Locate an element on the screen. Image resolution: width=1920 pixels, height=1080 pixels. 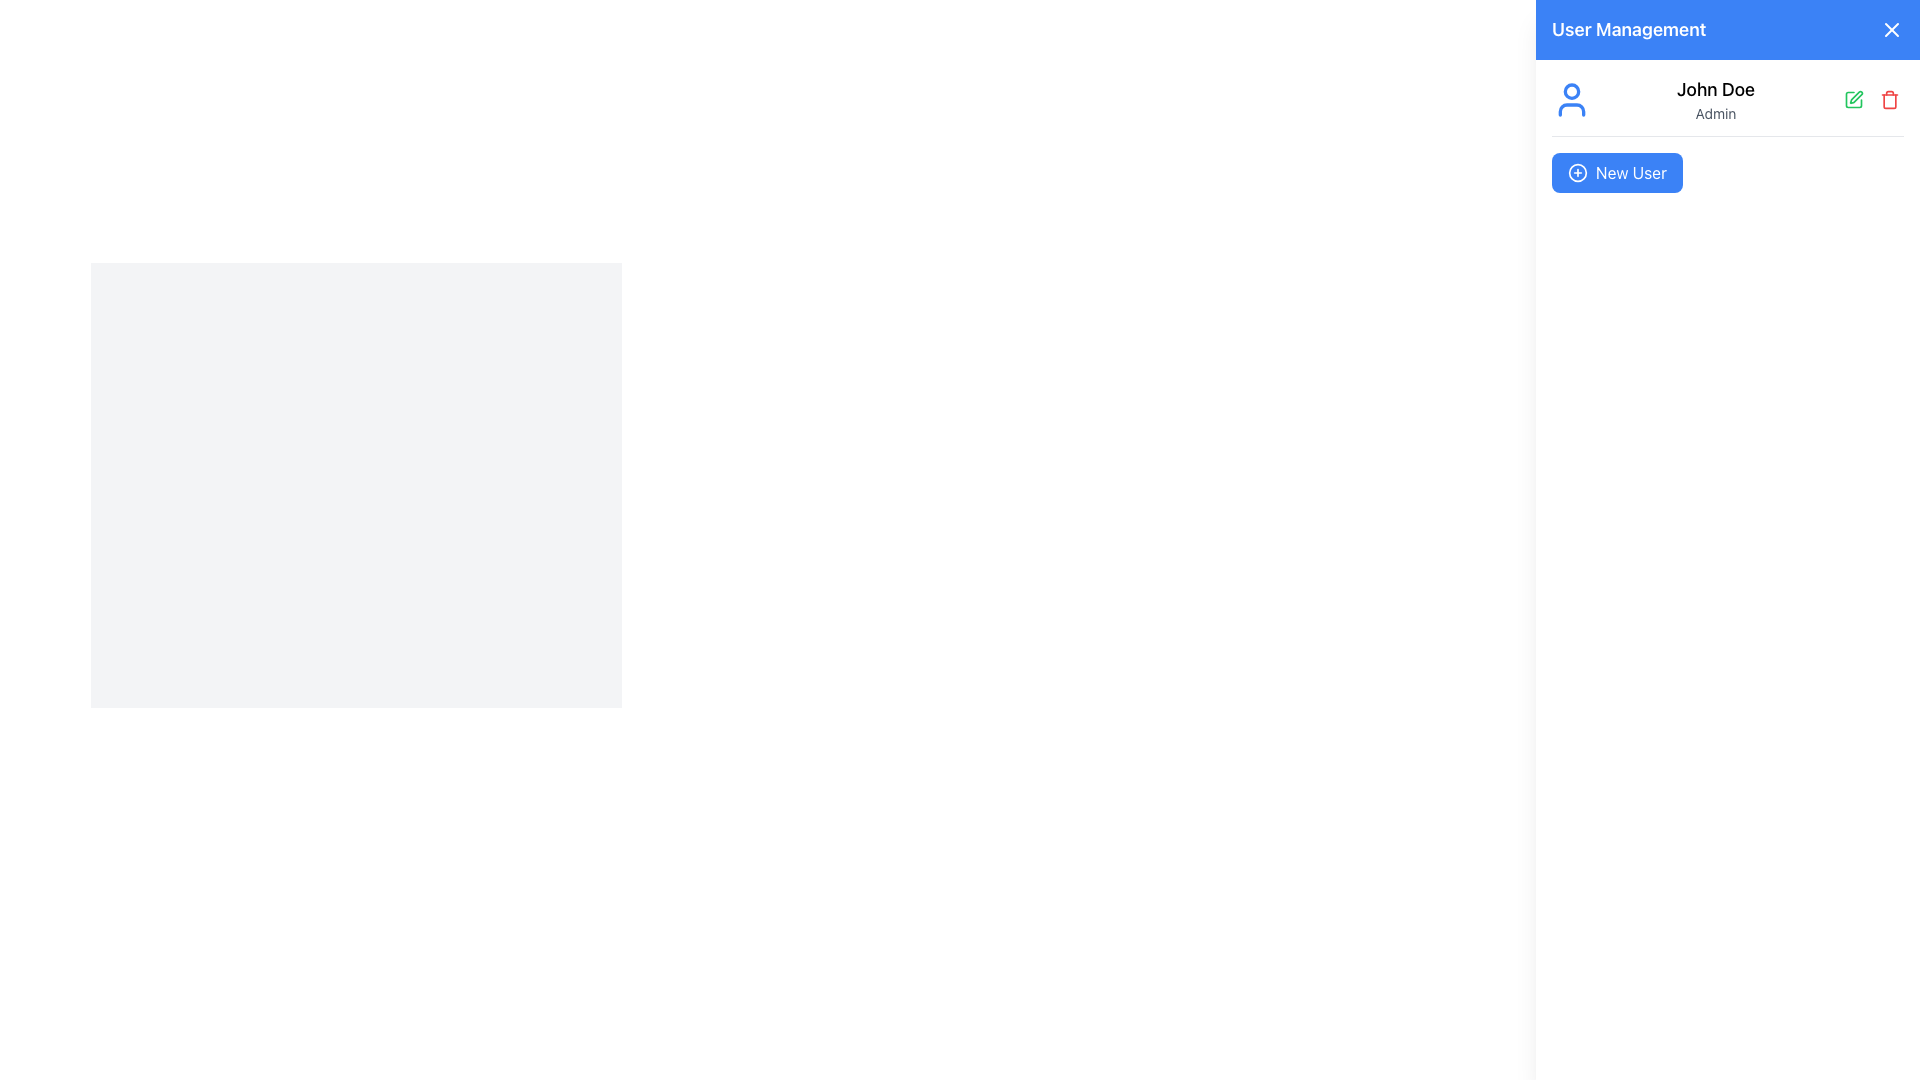
the circular trash button with a red icon located in the top-right corner of the user details panel is located at coordinates (1889, 100).